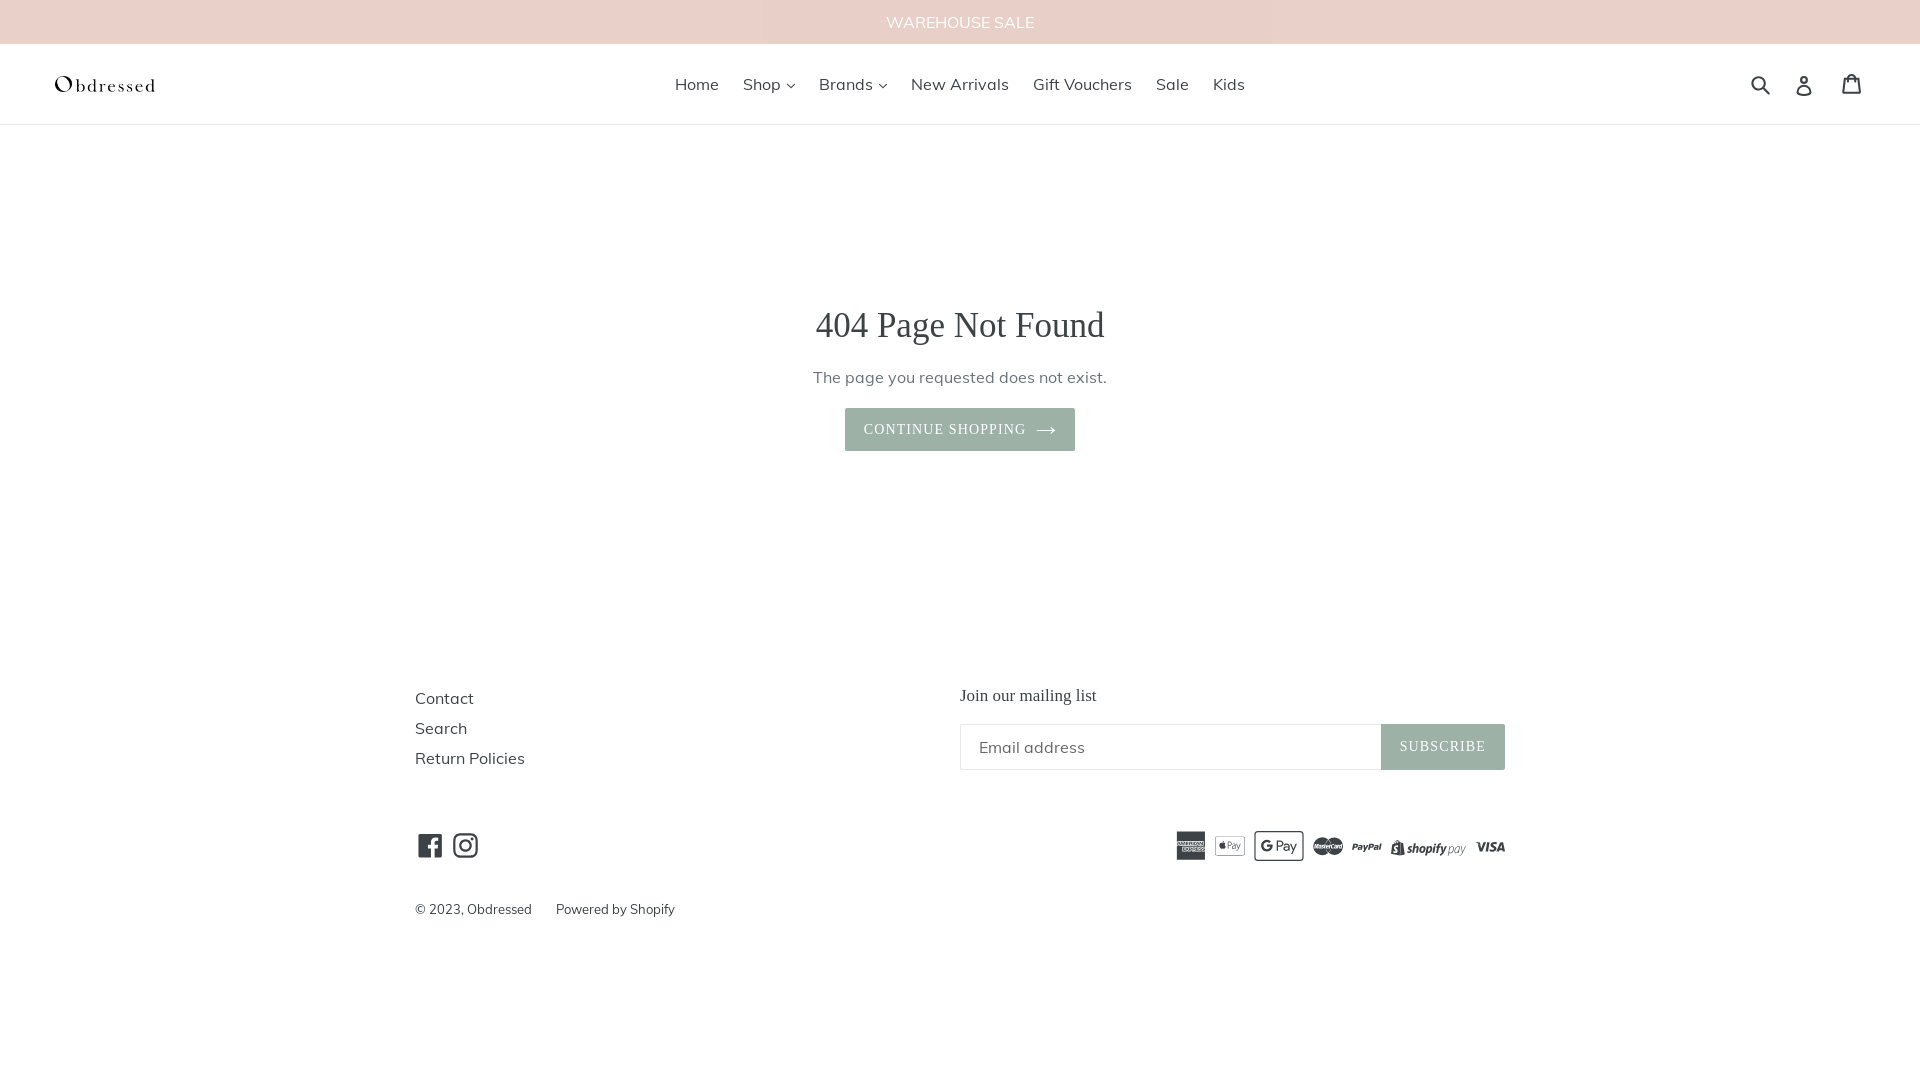 The height and width of the screenshot is (1080, 1920). I want to click on 'Instagram', so click(464, 844).